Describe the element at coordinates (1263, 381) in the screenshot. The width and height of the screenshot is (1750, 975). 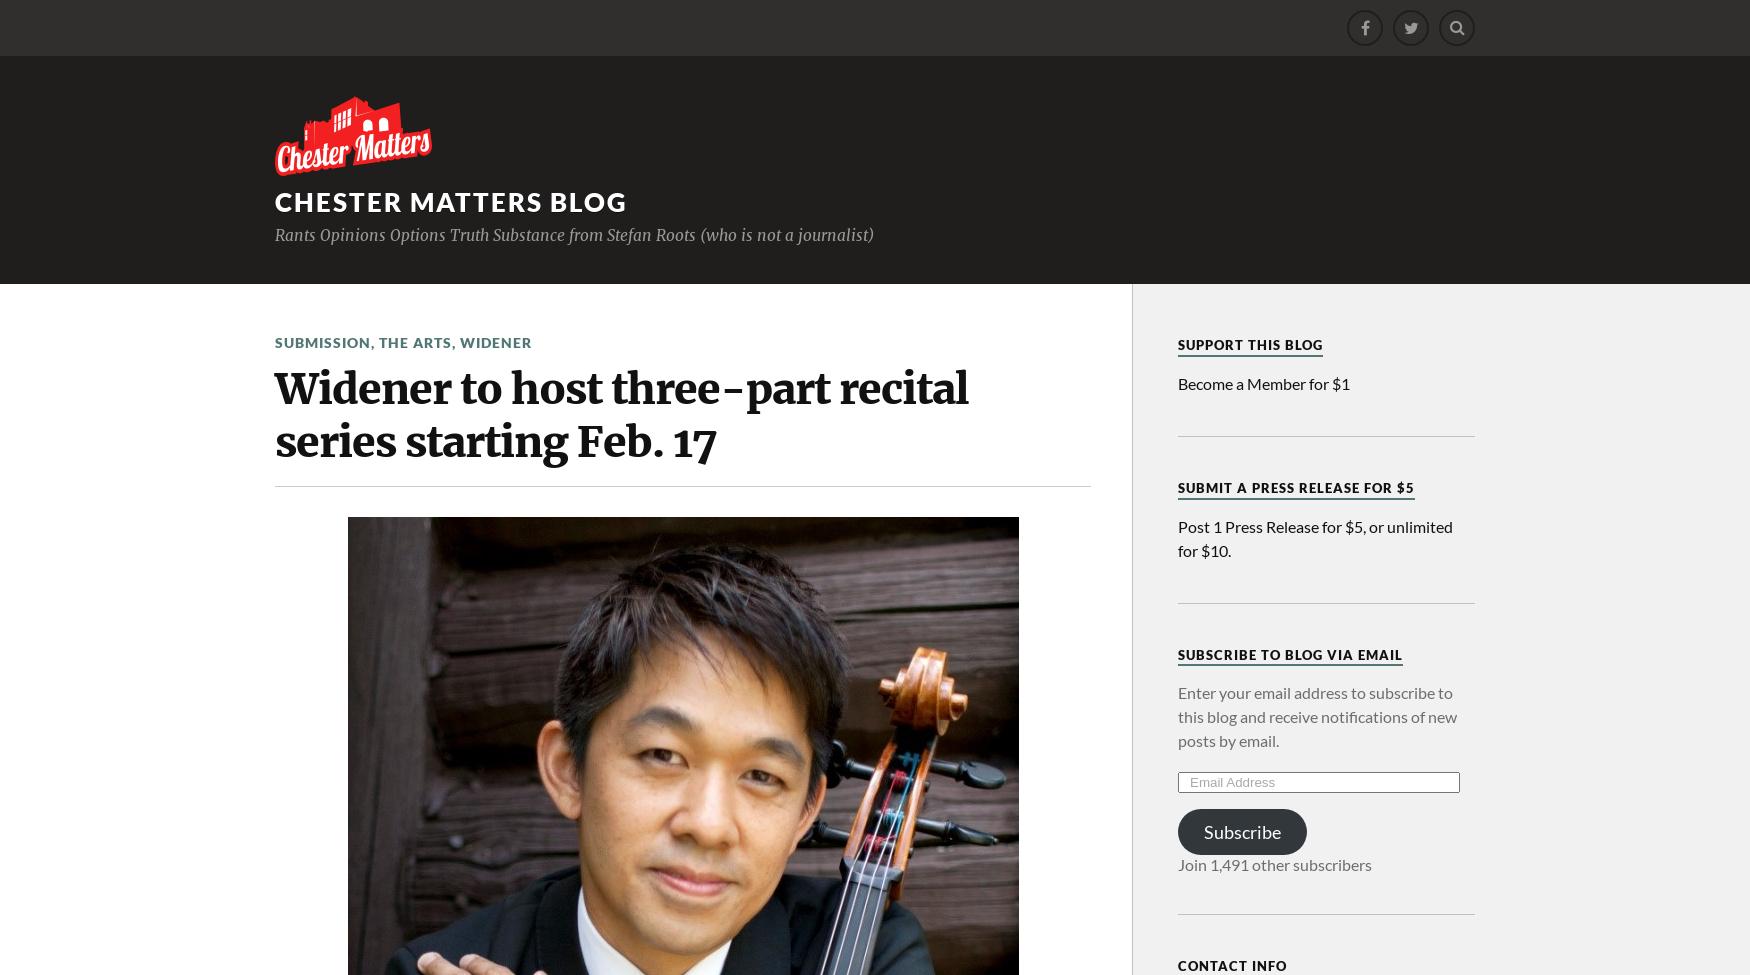
I see `'Become a Member for $1'` at that location.